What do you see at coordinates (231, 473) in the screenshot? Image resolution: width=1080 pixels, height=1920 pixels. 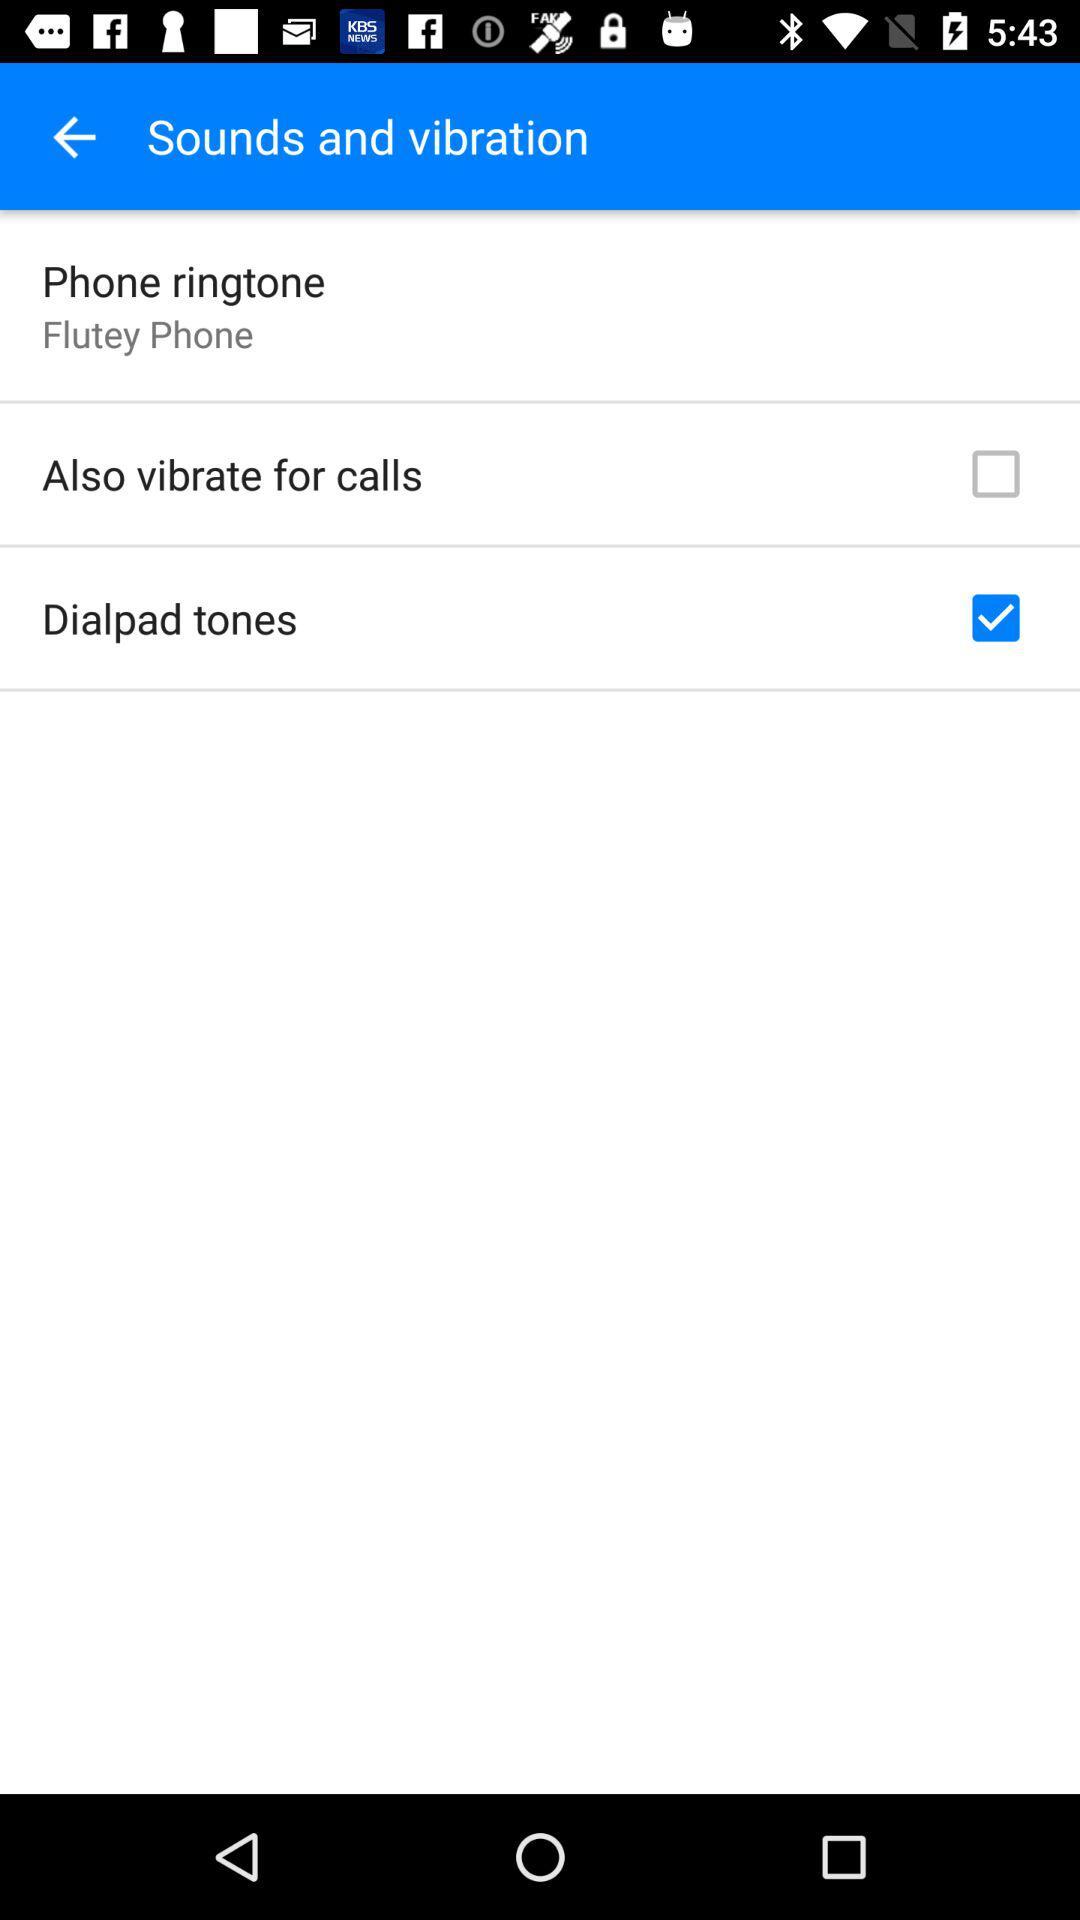 I see `also vibrate for item` at bounding box center [231, 473].